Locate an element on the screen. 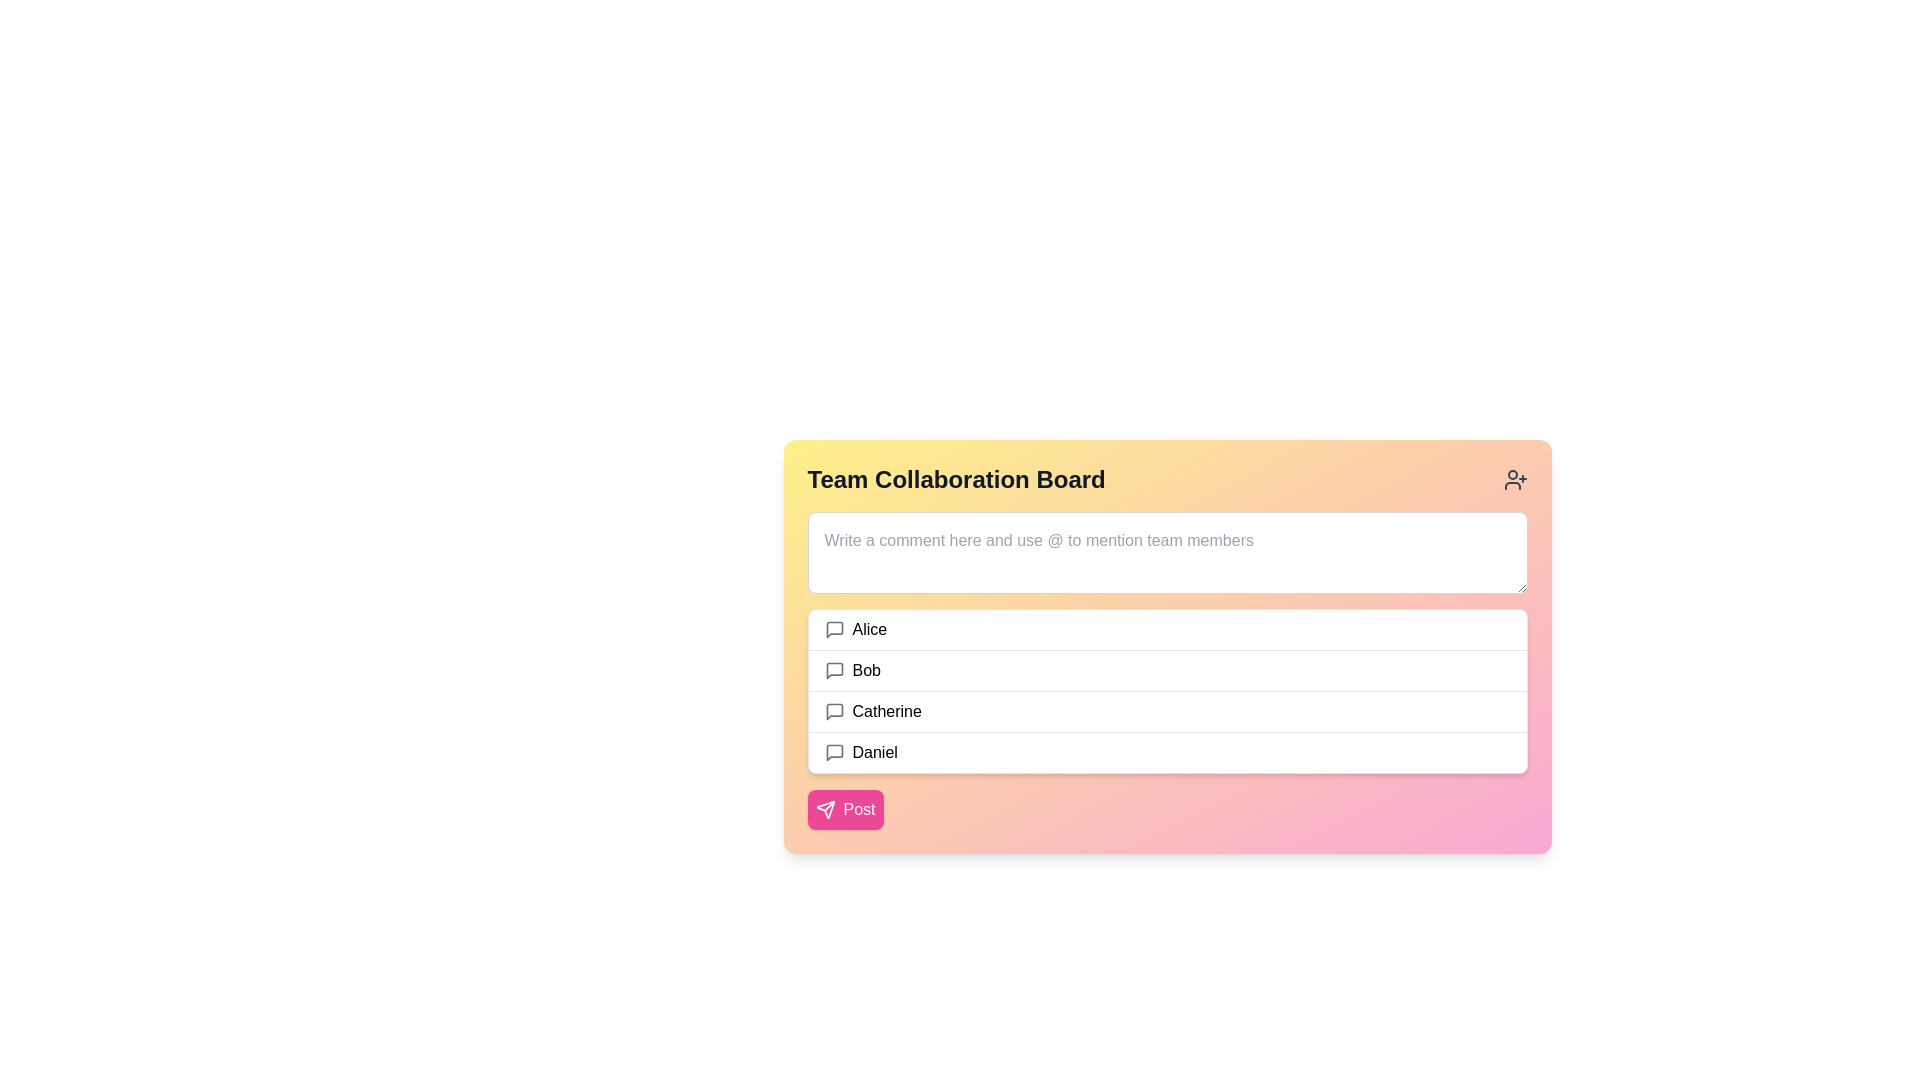 Image resolution: width=1920 pixels, height=1080 pixels. the message icon associated with the 'Daniel' list item, located at the top-left corner of the 'Daniel' row is located at coordinates (834, 752).